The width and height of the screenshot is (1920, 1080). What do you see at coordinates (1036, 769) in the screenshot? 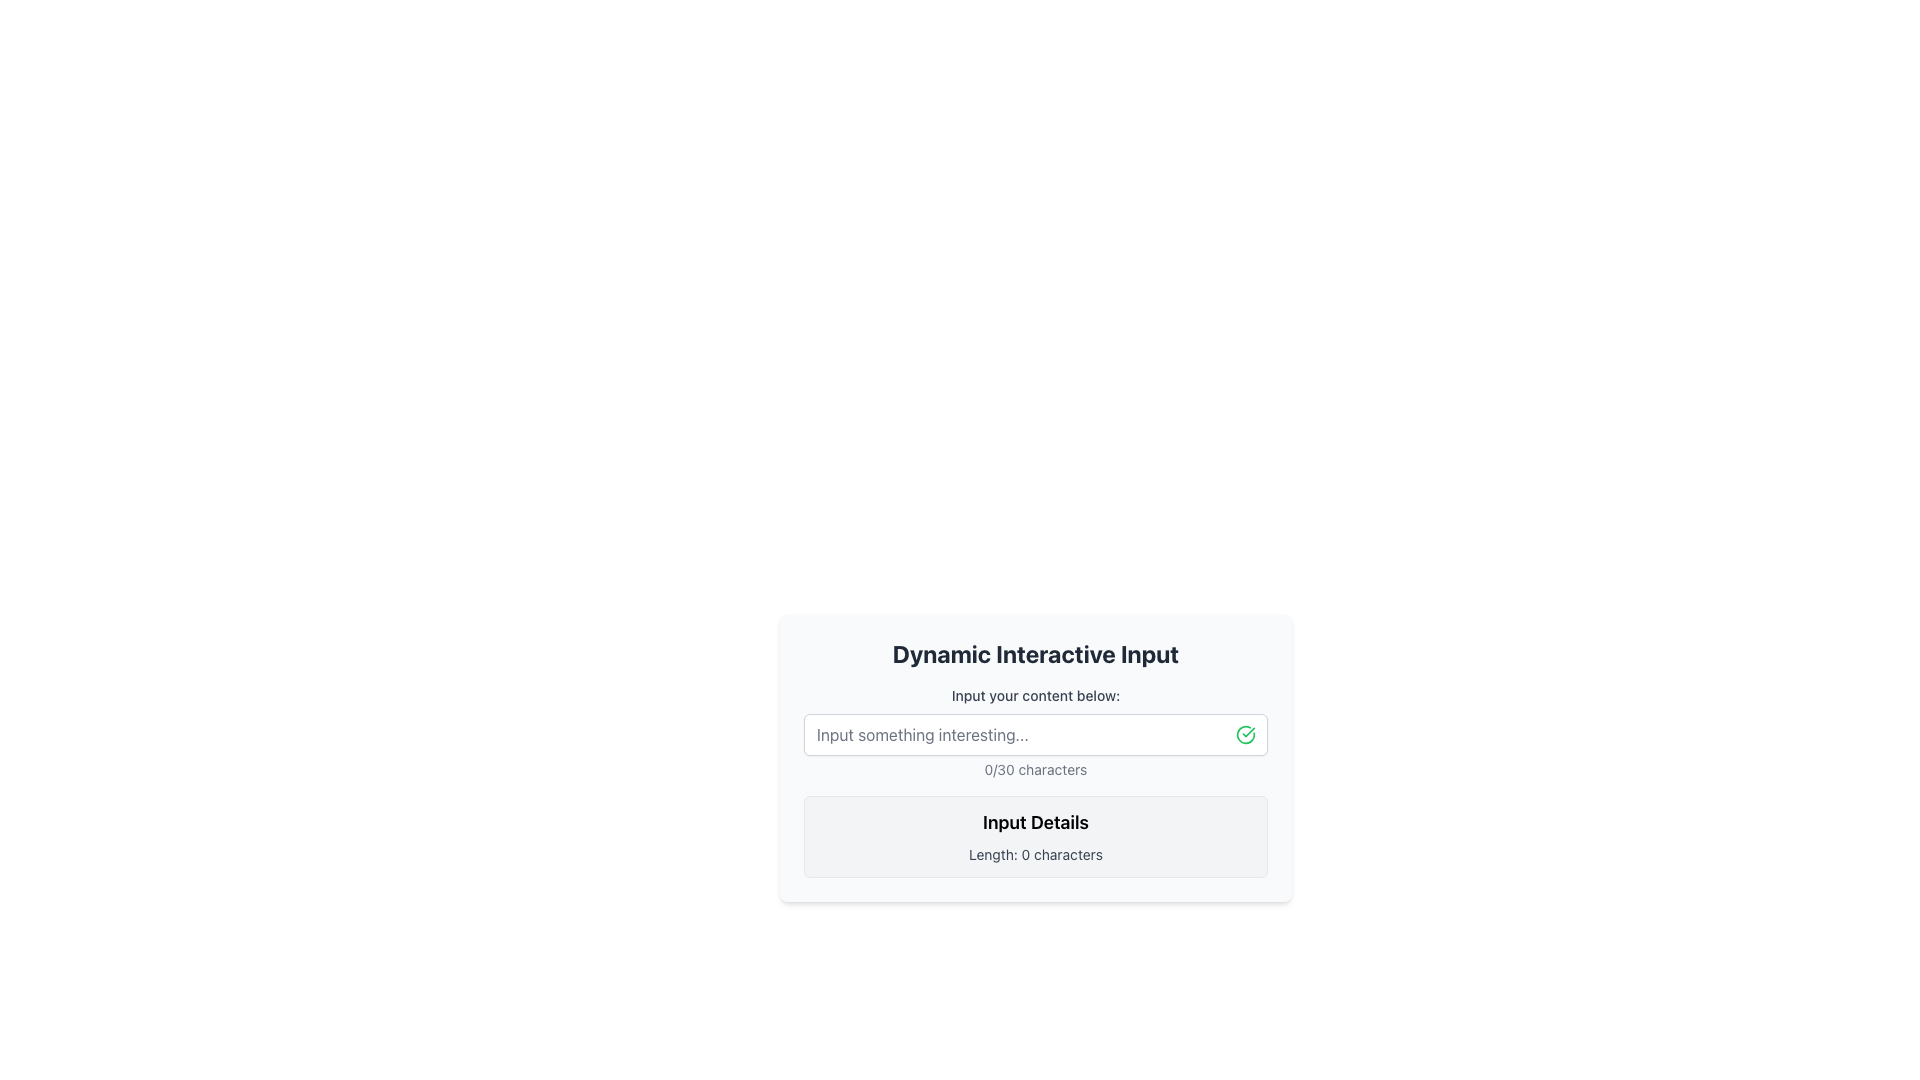
I see `the text label that indicates the number of characters entered relative to the maximum limit of 30, positioned just below the input field labeled 'Input your content below'` at bounding box center [1036, 769].